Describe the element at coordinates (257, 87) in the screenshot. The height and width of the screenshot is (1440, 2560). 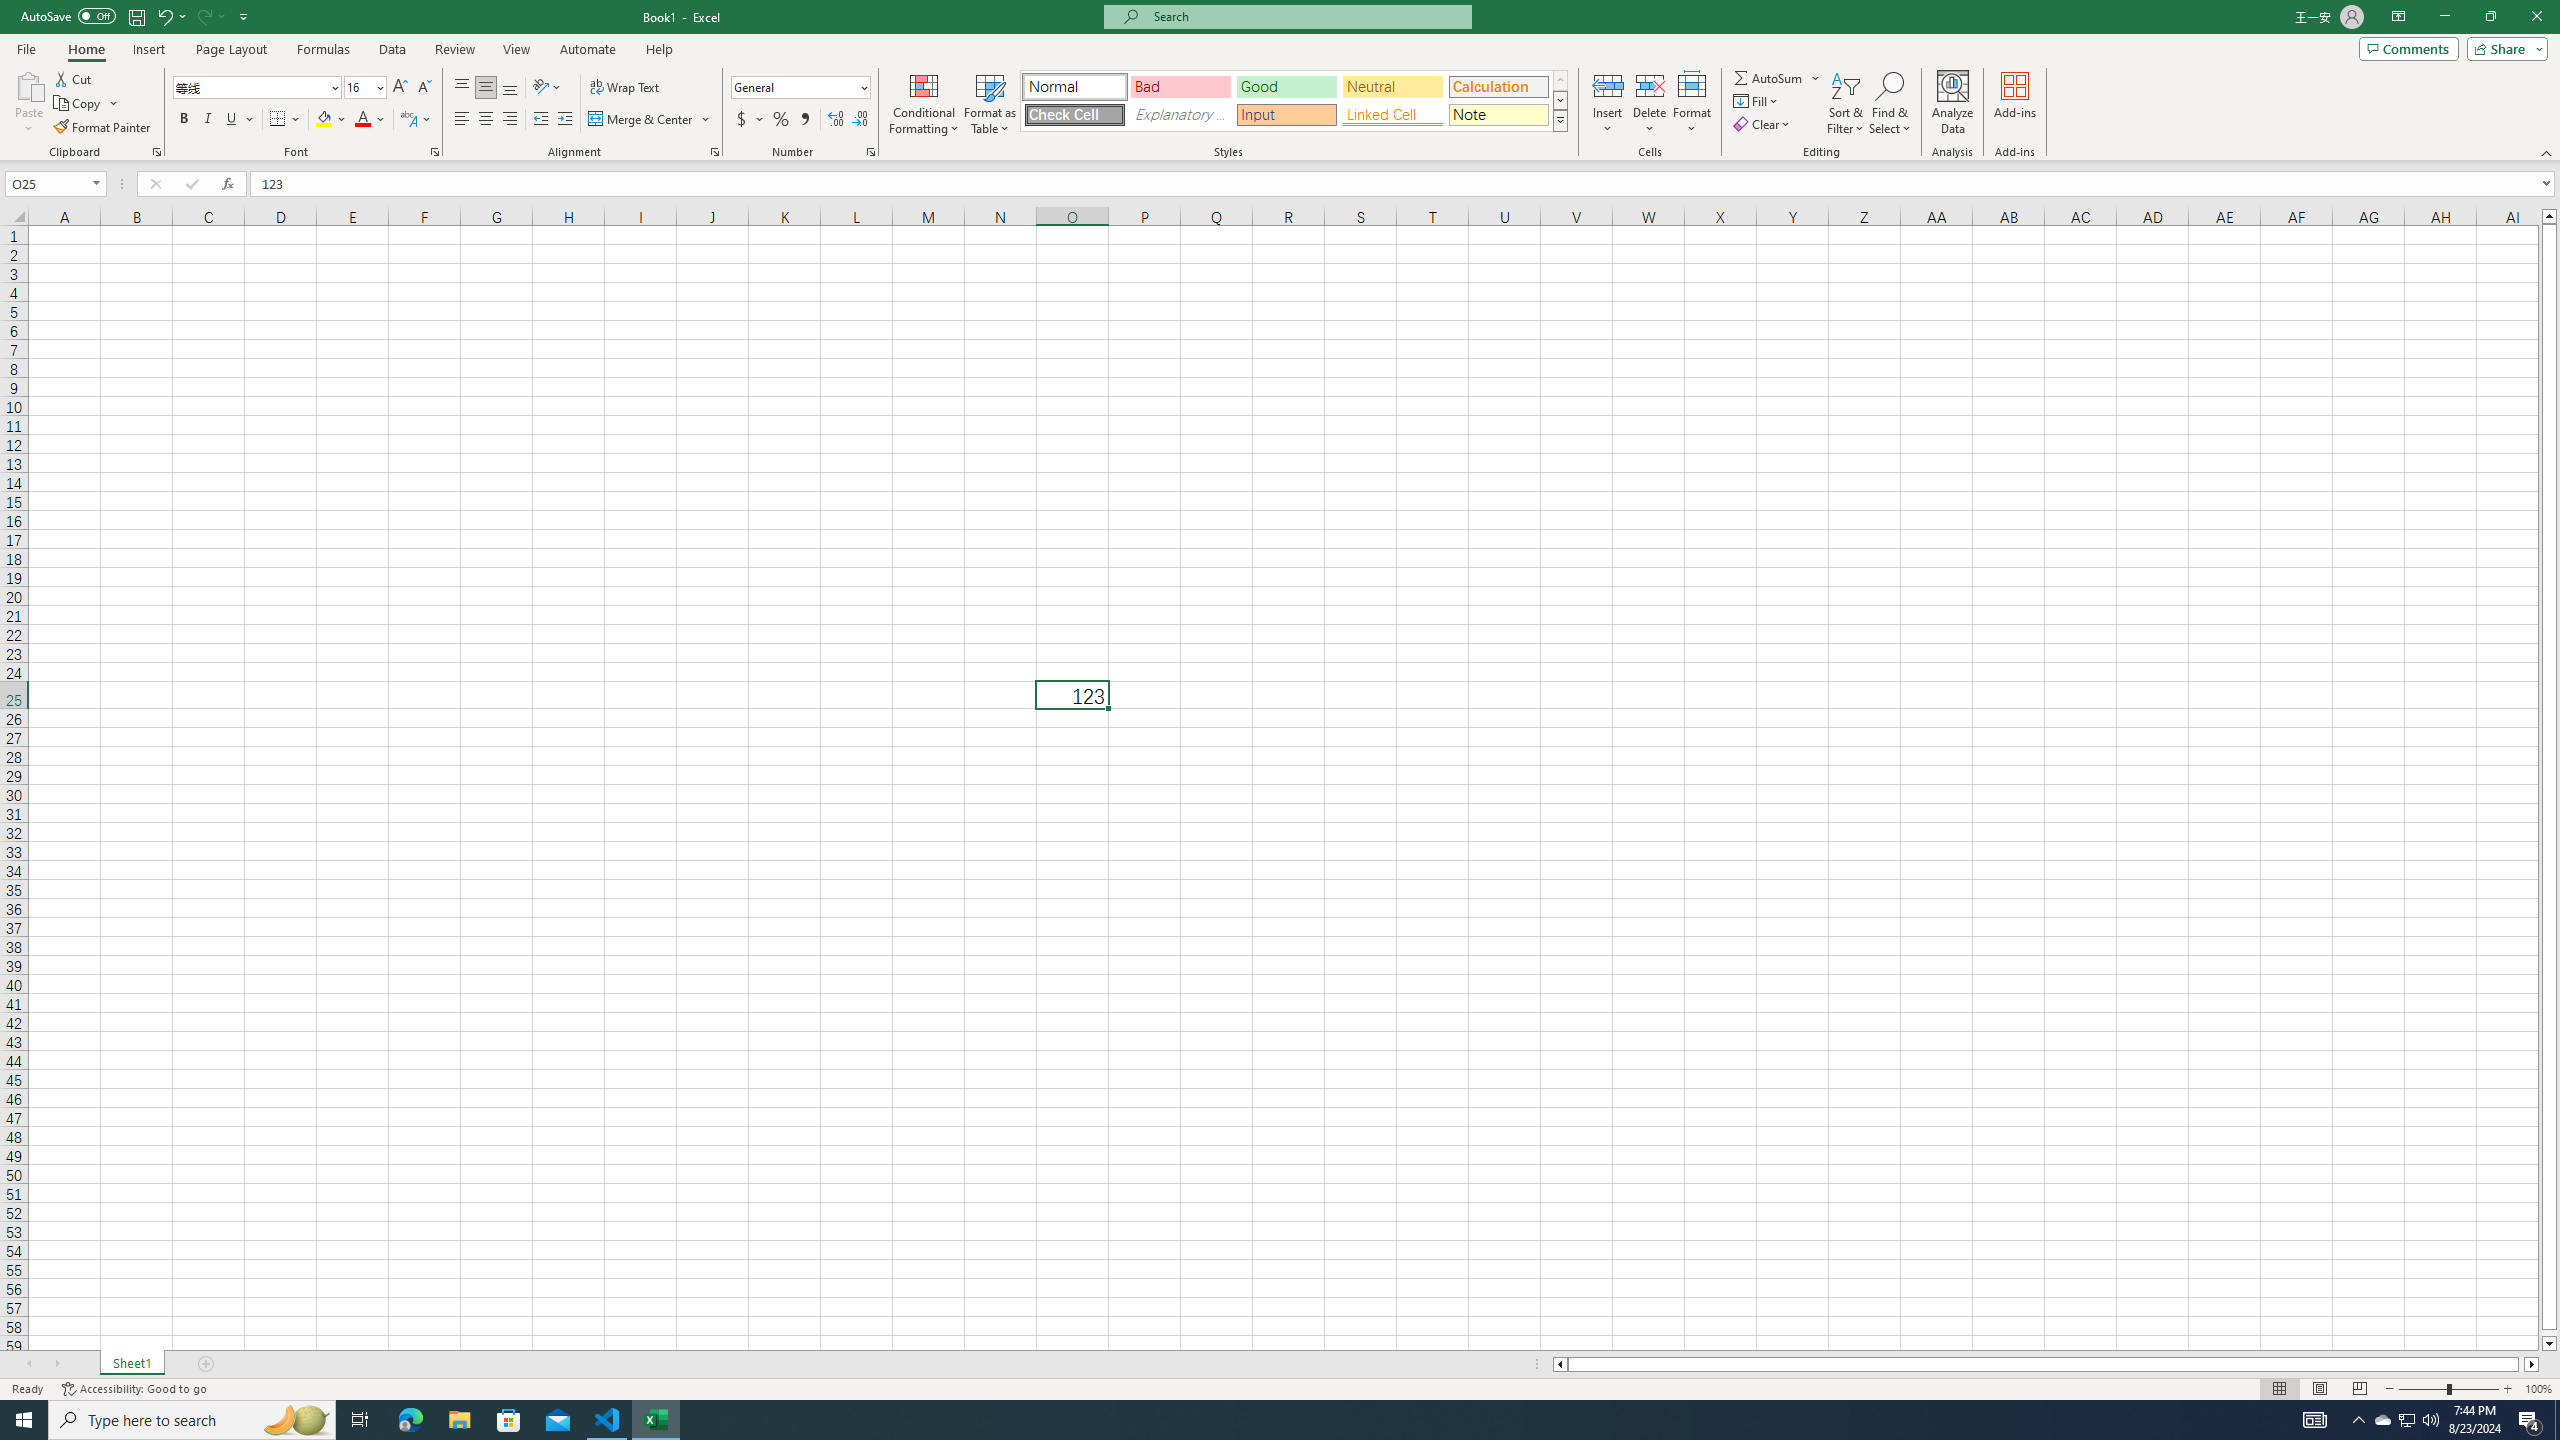
I see `'Font'` at that location.